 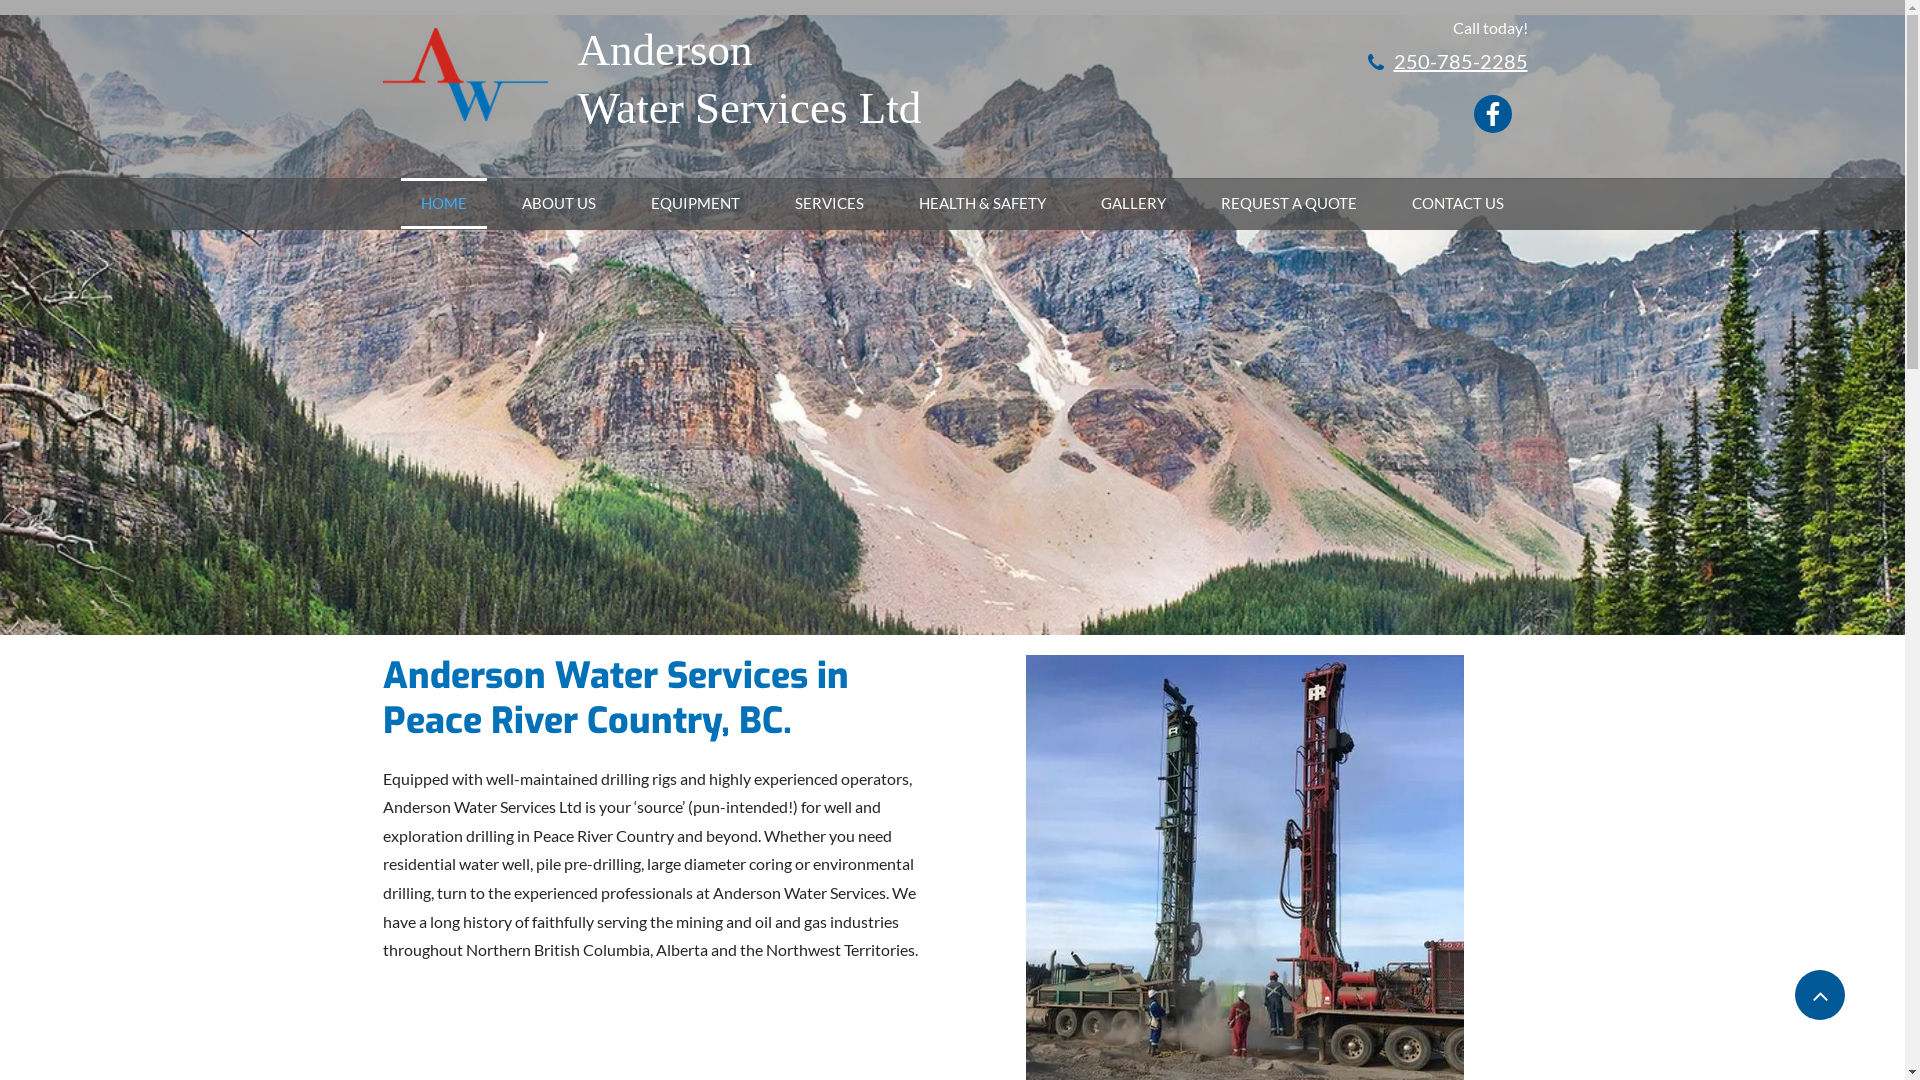 What do you see at coordinates (1132, 204) in the screenshot?
I see `'GALLERY'` at bounding box center [1132, 204].